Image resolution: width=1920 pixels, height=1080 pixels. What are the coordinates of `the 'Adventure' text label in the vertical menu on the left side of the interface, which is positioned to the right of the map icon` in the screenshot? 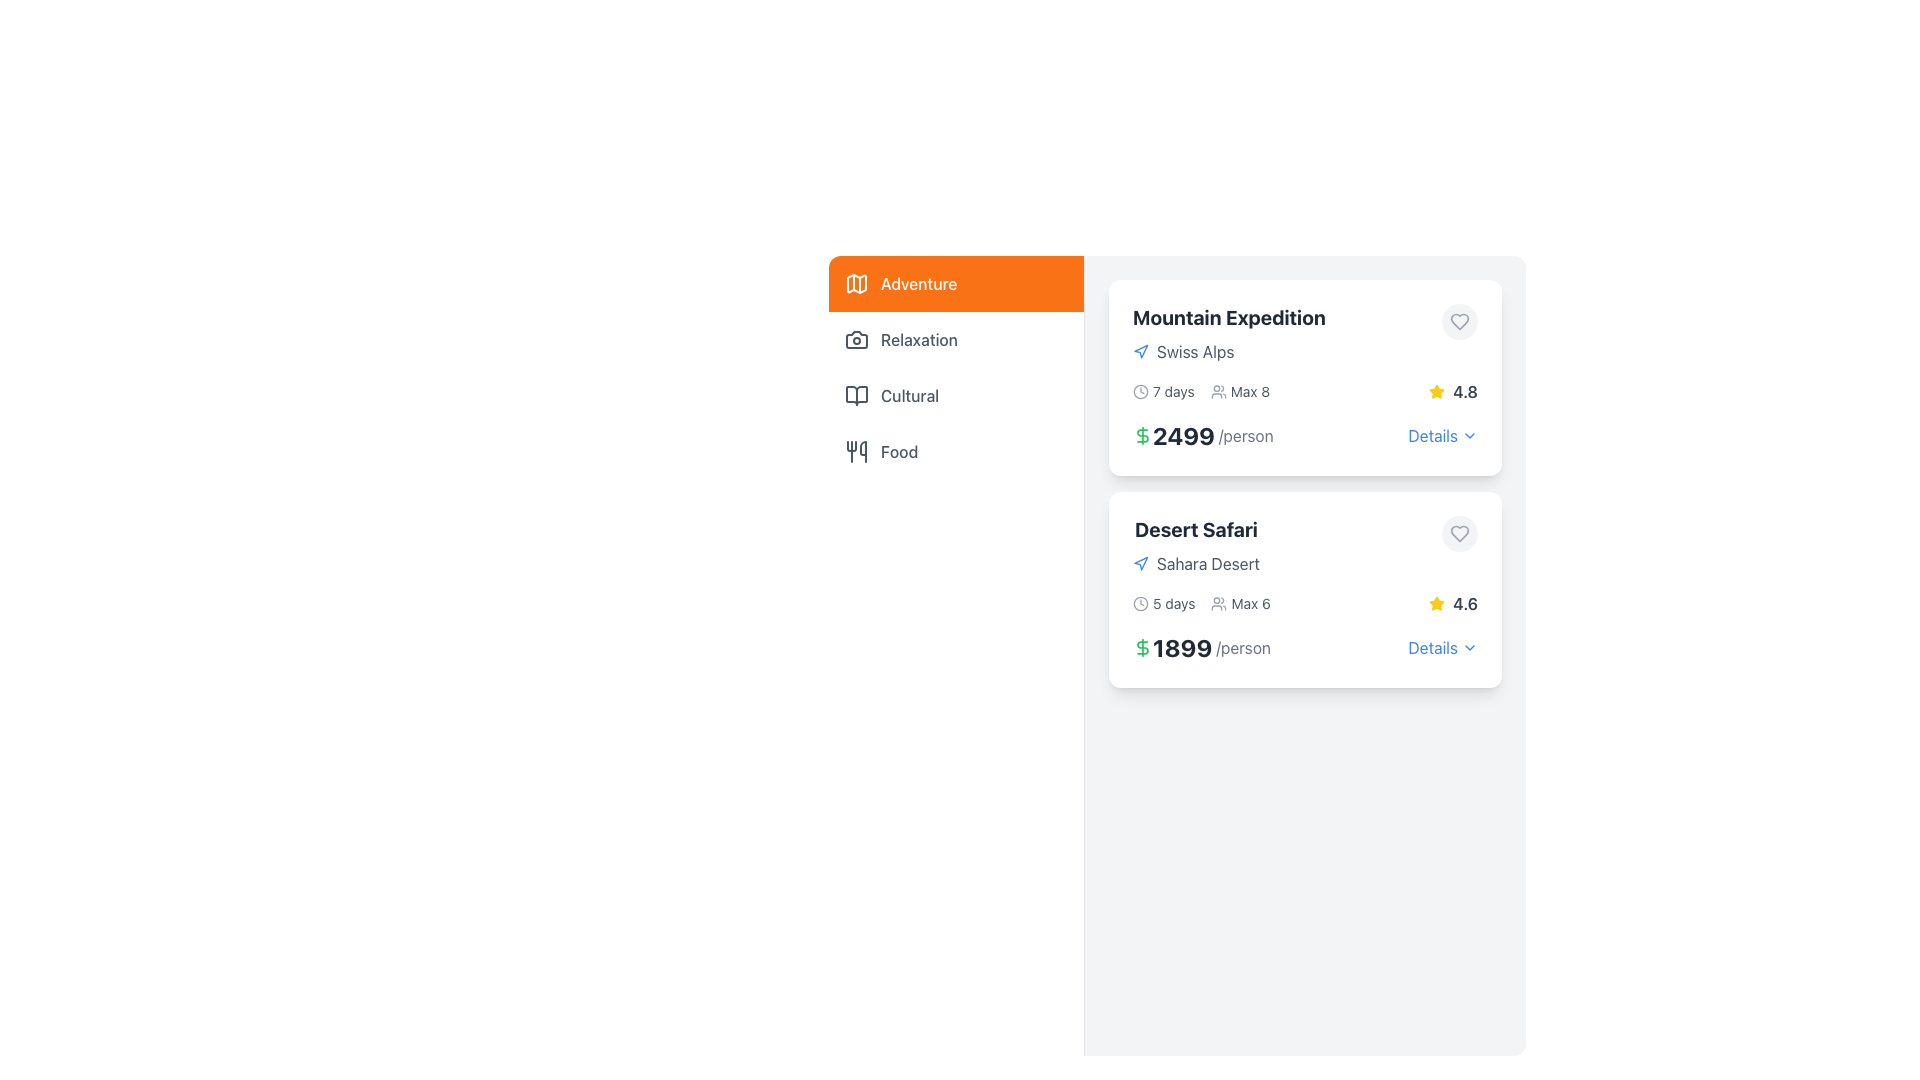 It's located at (918, 284).